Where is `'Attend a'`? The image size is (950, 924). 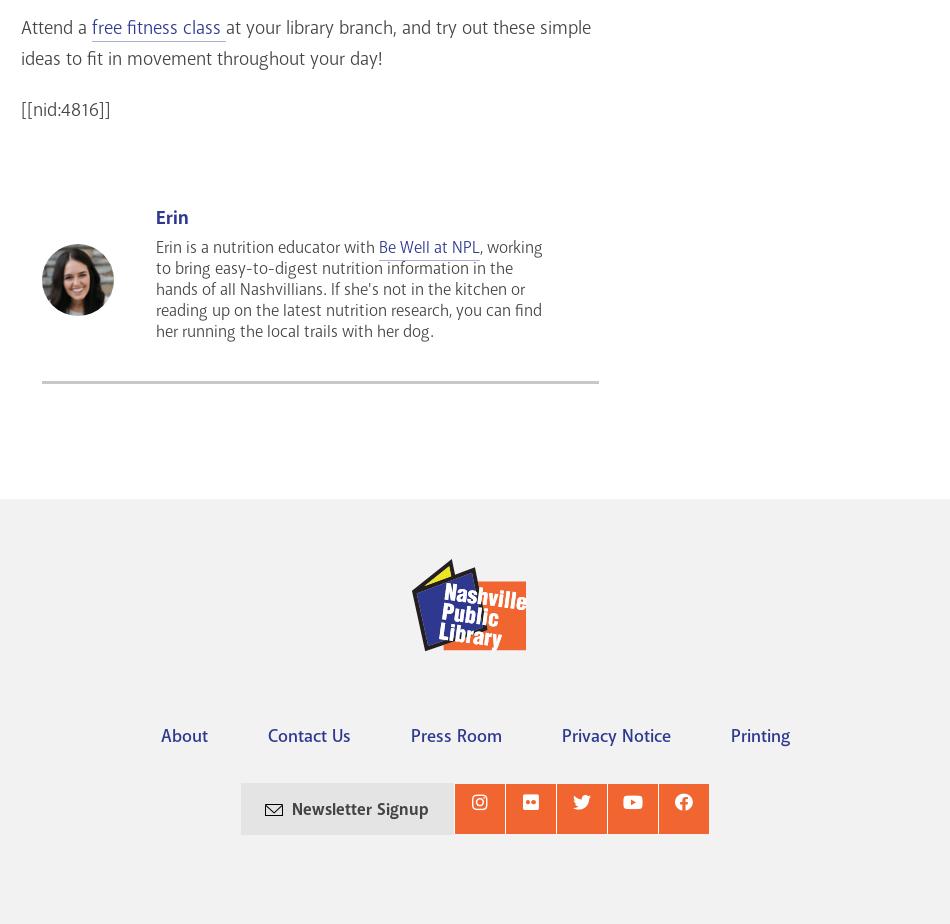 'Attend a' is located at coordinates (56, 27).